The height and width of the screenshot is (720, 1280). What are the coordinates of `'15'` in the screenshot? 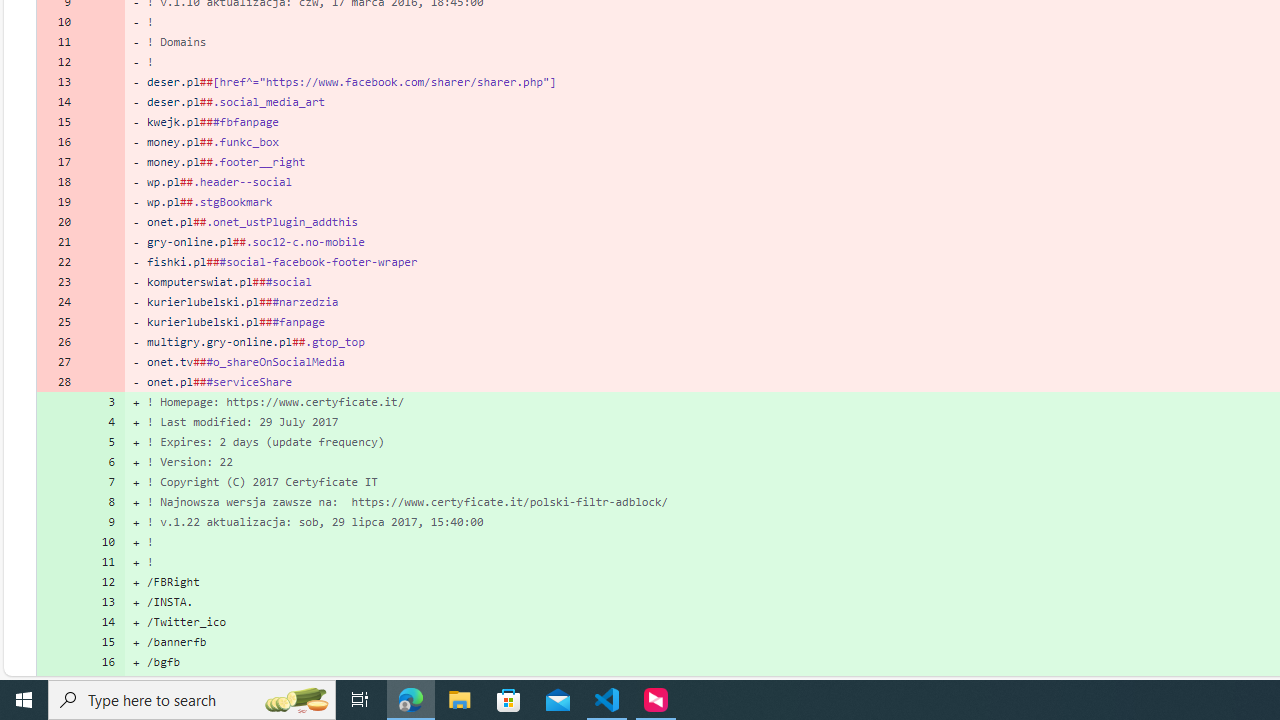 It's located at (102, 642).